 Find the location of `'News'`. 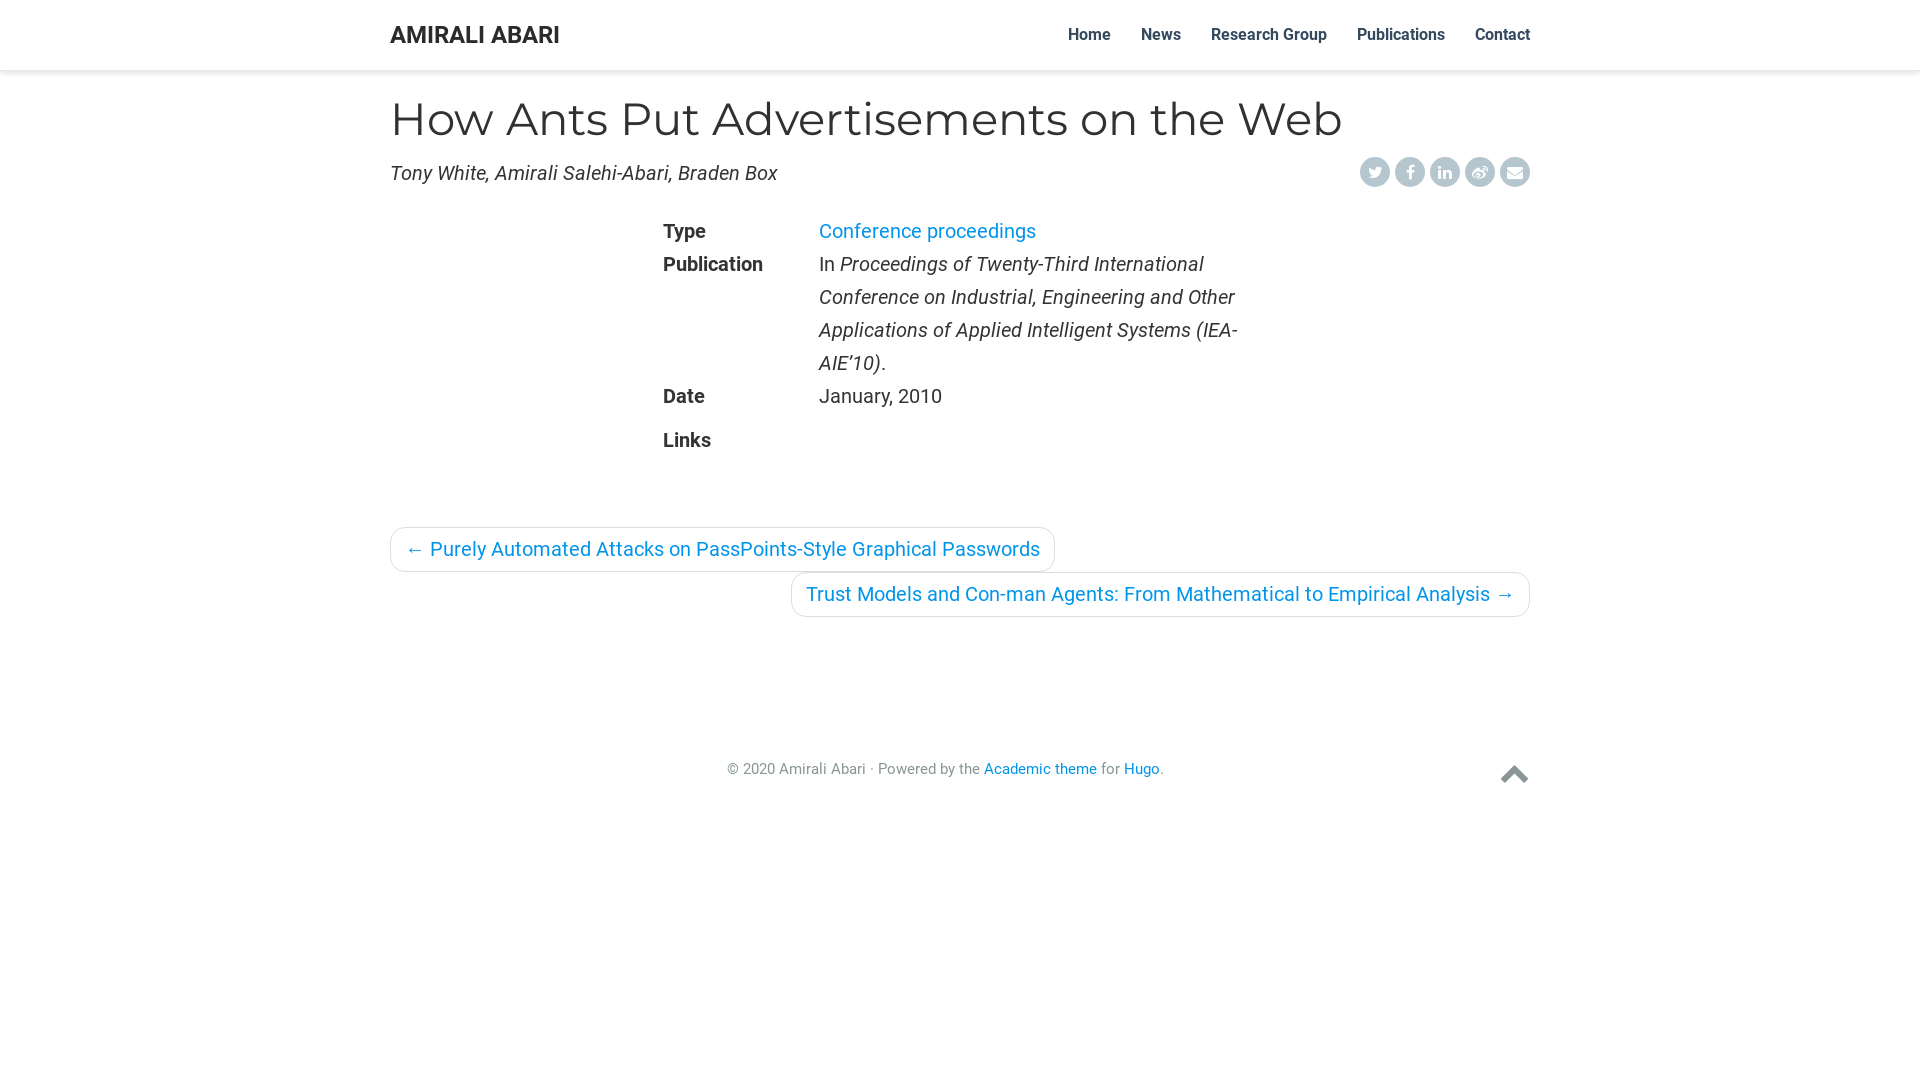

'News' is located at coordinates (1161, 34).